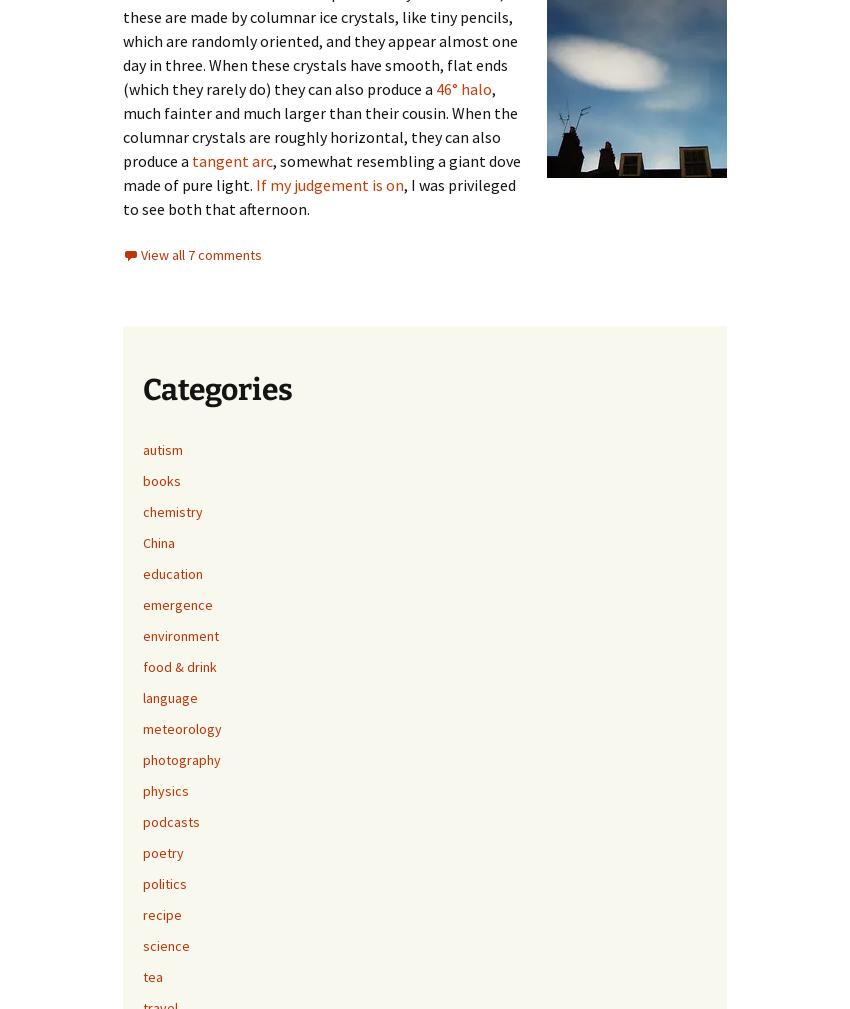  I want to click on 'chemistry', so click(171, 510).